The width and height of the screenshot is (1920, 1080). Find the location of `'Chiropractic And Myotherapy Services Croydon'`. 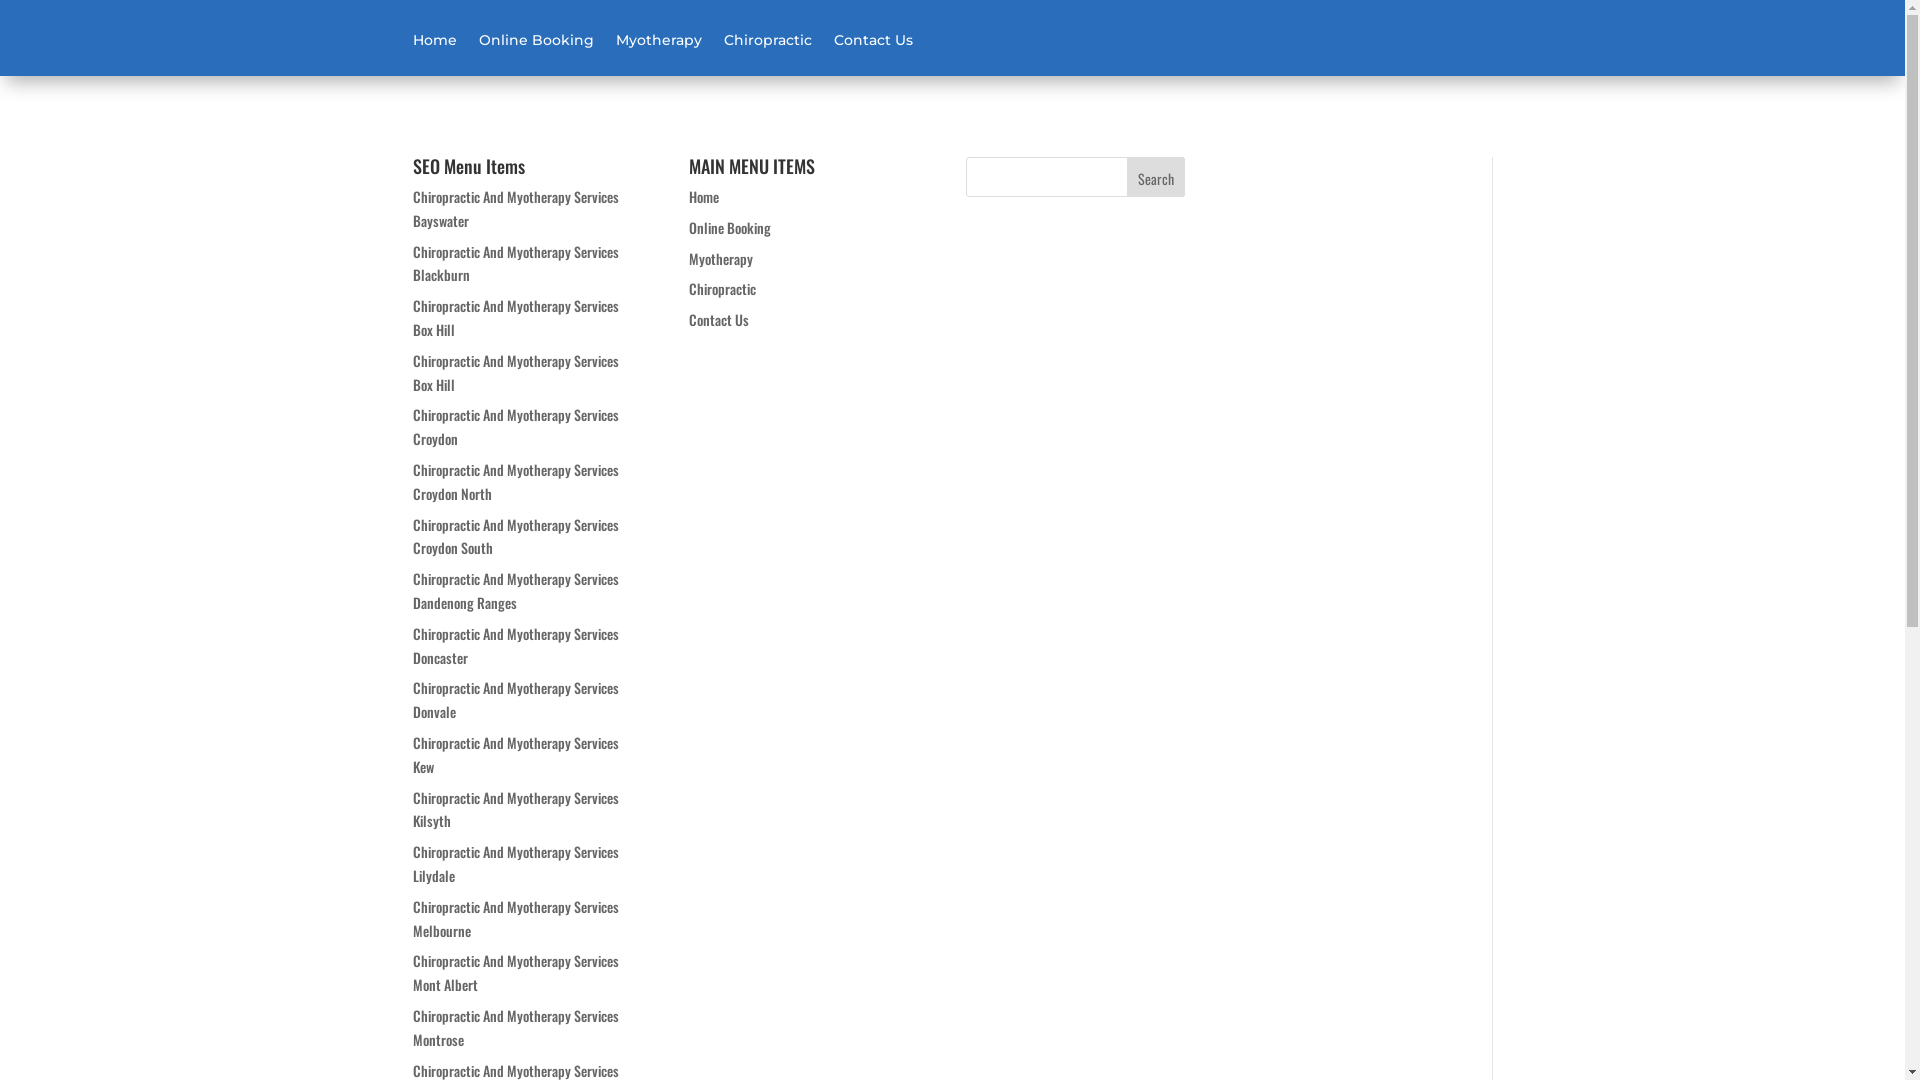

'Chiropractic And Myotherapy Services Croydon' is located at coordinates (514, 425).